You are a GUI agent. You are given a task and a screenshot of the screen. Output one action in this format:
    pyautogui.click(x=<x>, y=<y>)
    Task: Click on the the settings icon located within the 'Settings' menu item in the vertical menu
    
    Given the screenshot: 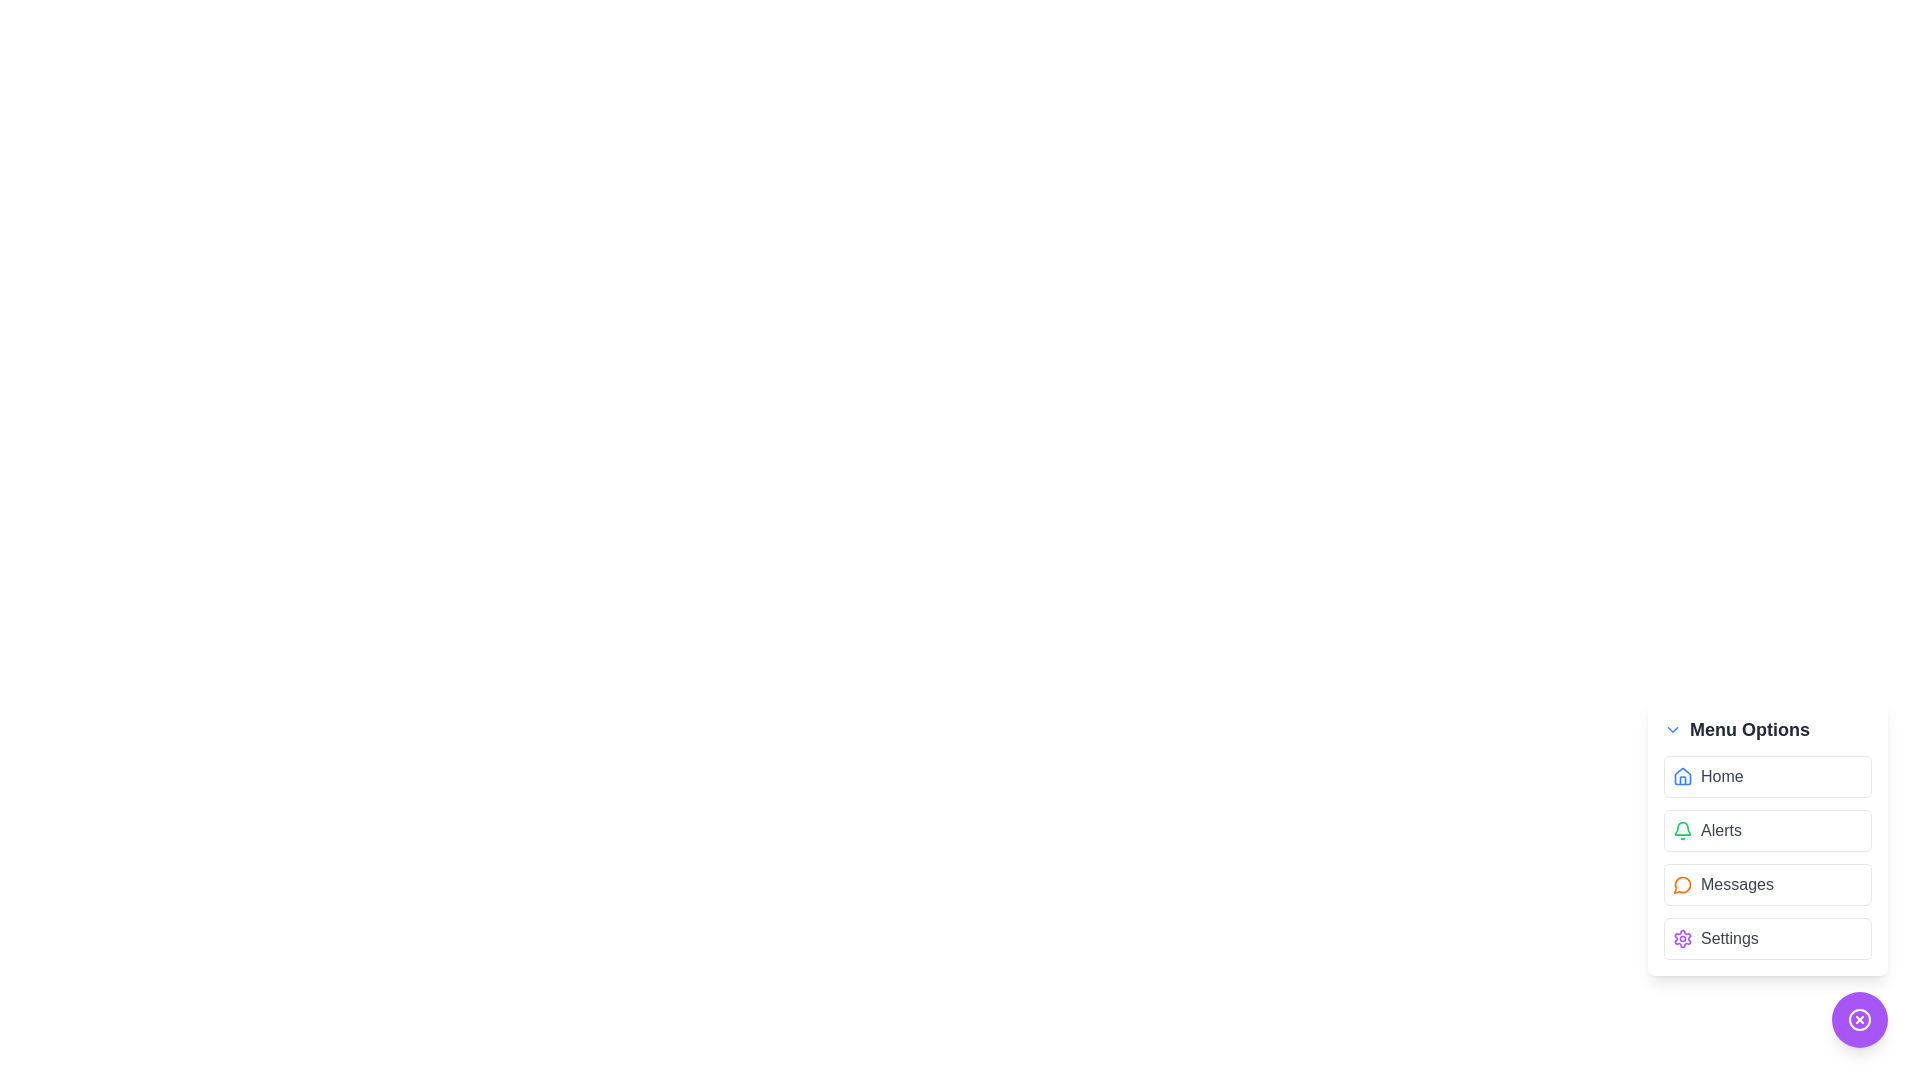 What is the action you would take?
    pyautogui.click(x=1682, y=938)
    